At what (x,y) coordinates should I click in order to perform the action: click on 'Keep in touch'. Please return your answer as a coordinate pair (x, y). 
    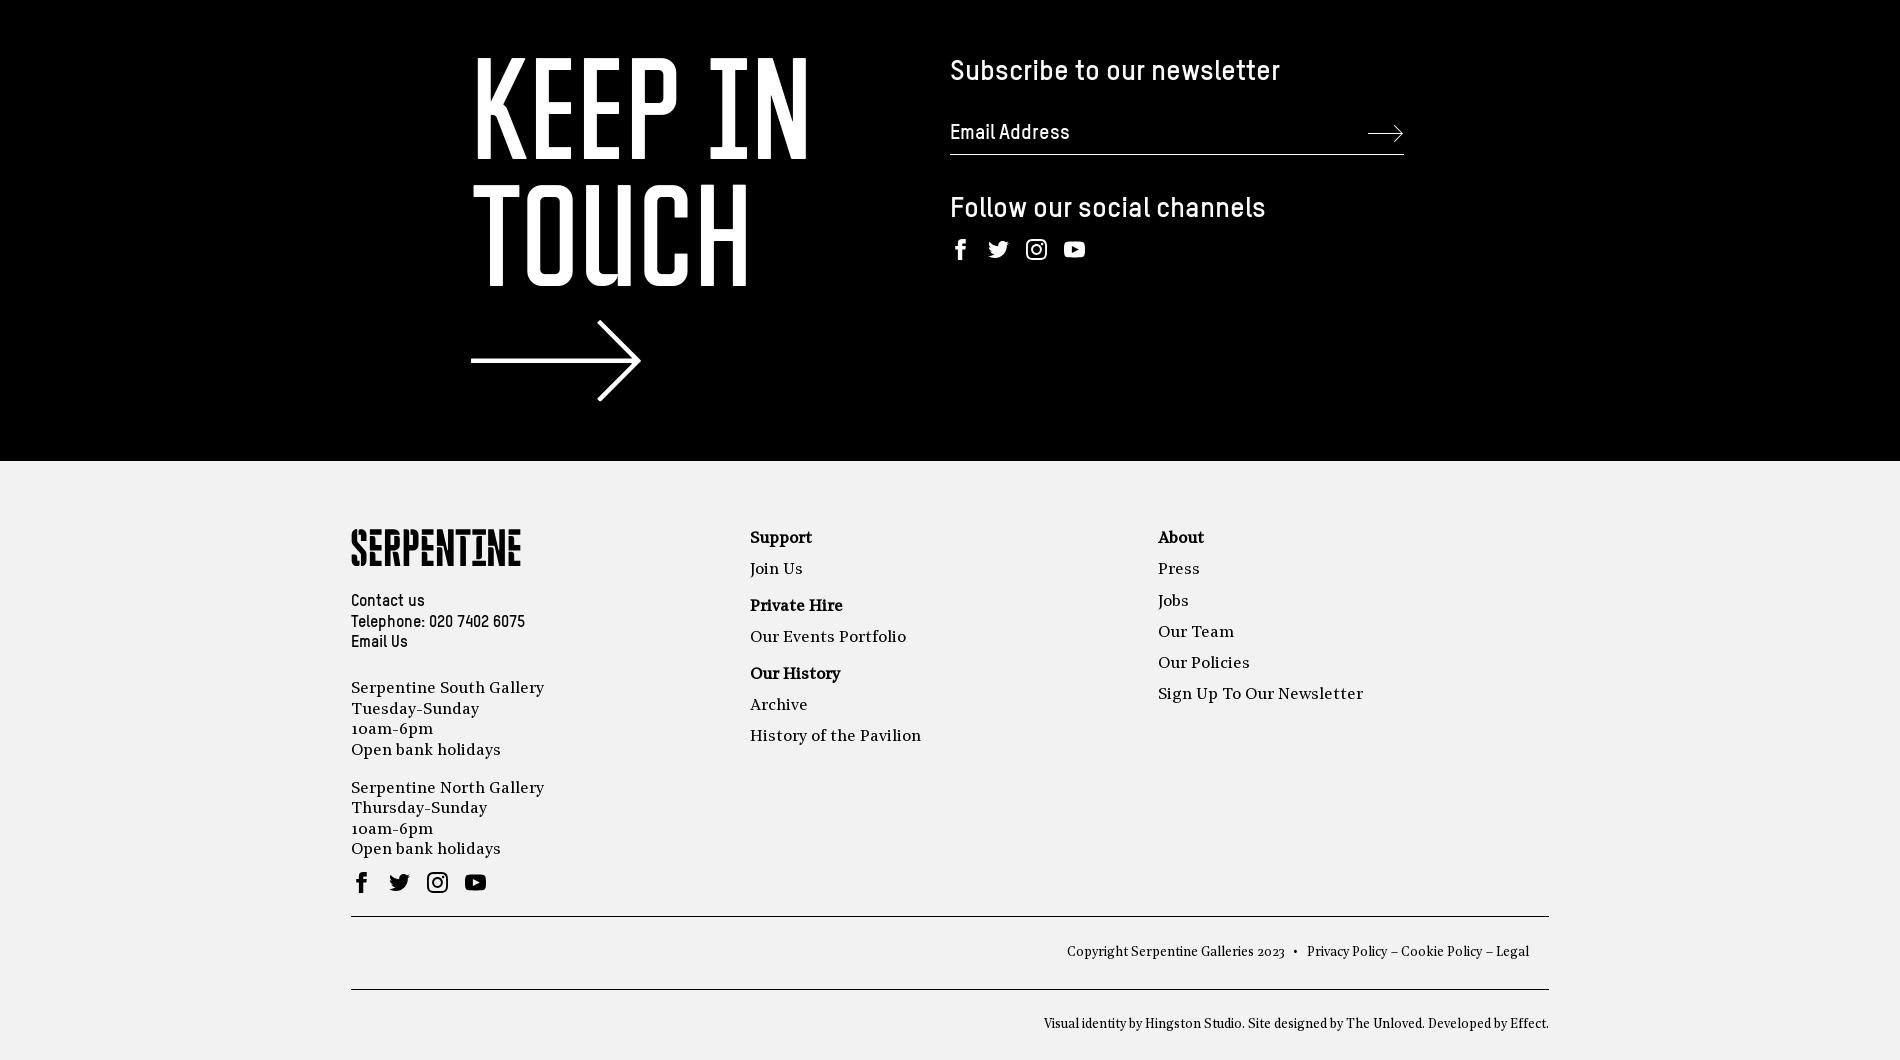
    Looking at the image, I should click on (641, 170).